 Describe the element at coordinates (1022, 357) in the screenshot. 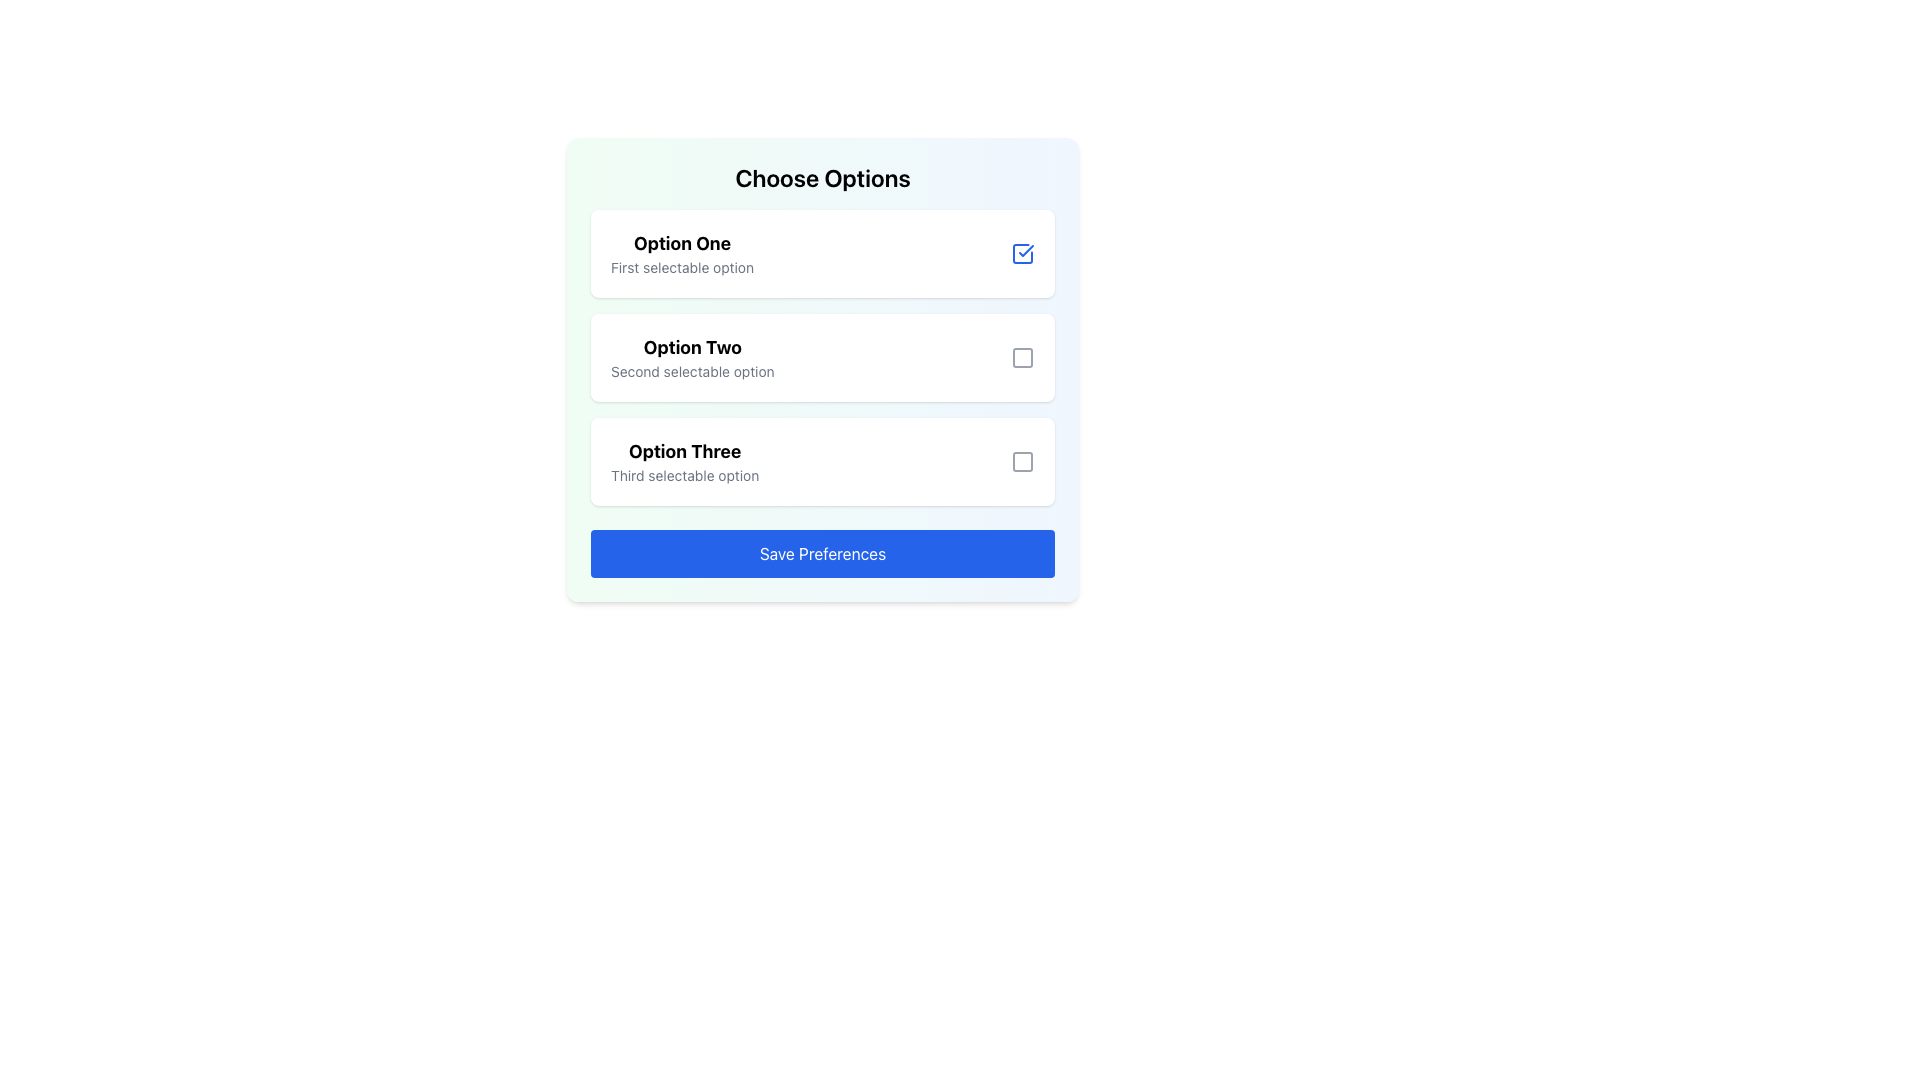

I see `the checkbox element indicating the unselected state within the 'Option Two' selection block` at that location.